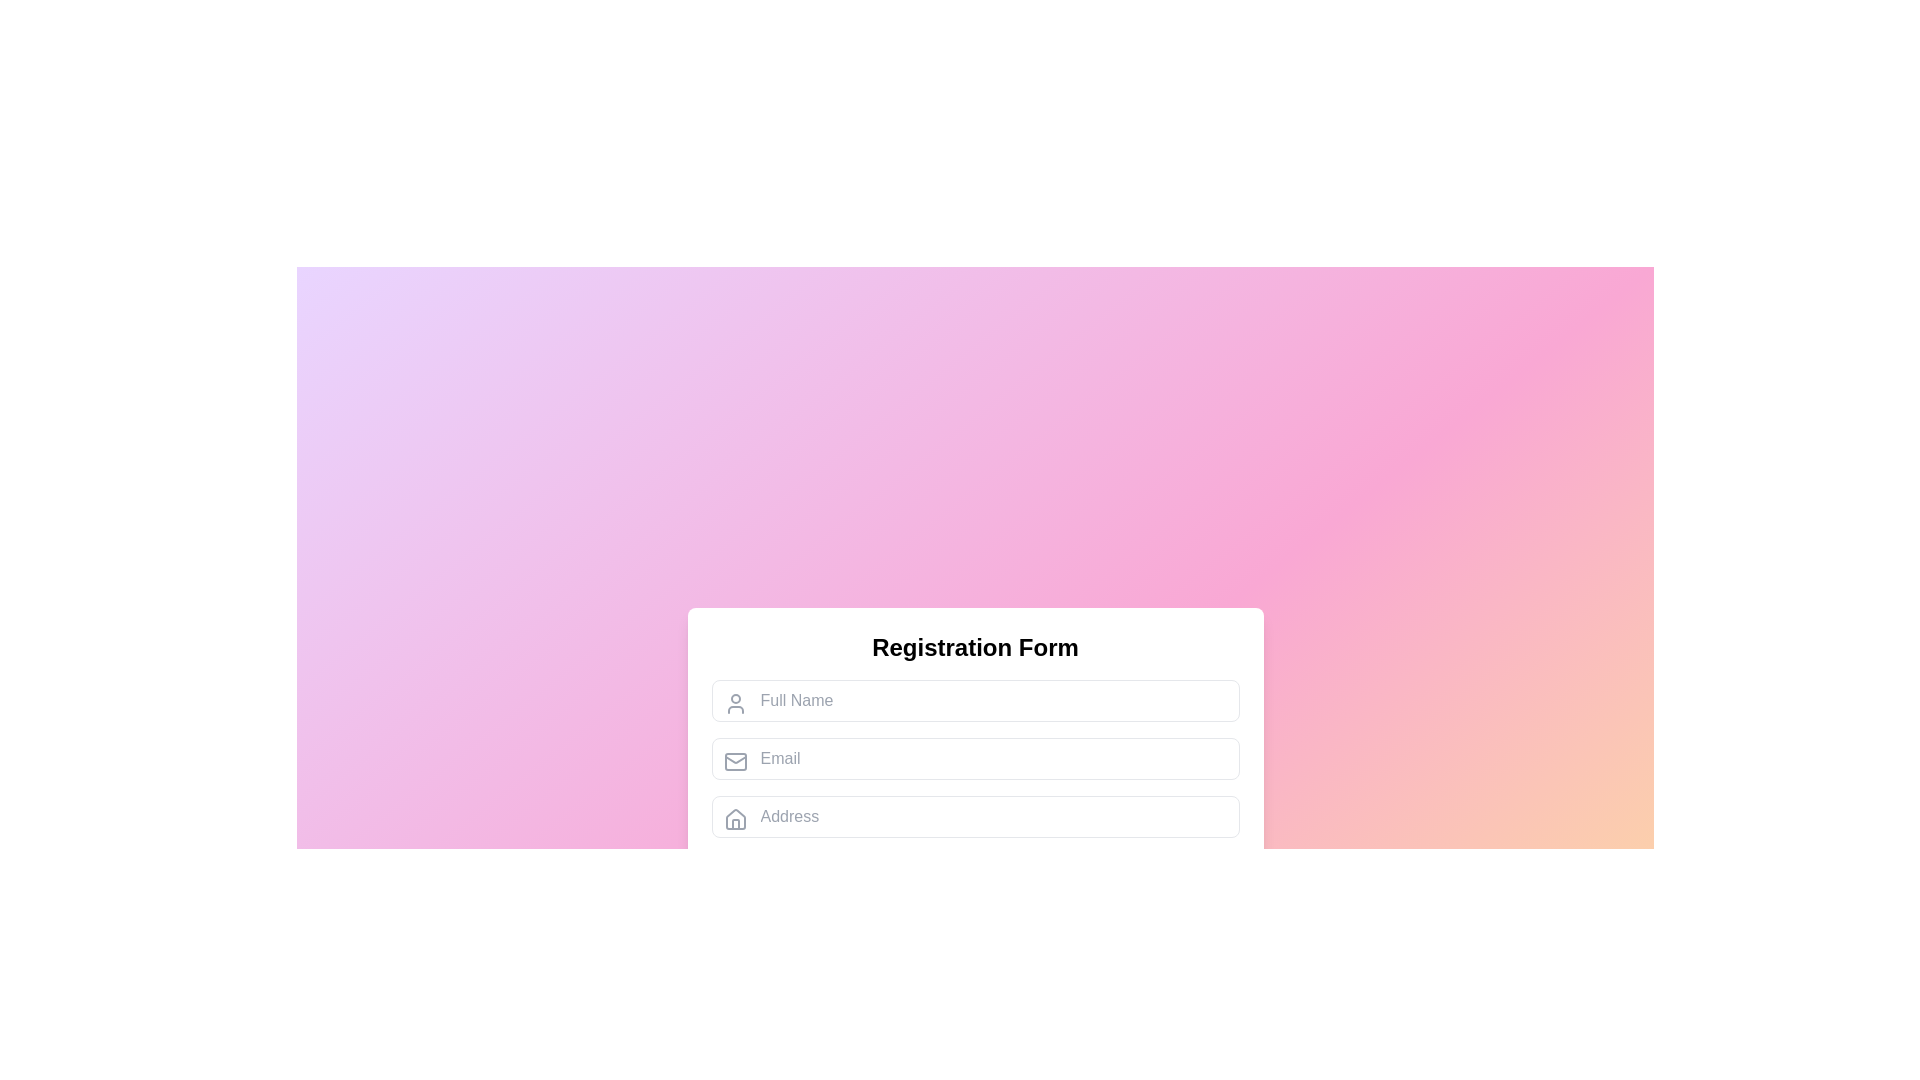 Image resolution: width=1920 pixels, height=1080 pixels. What do you see at coordinates (734, 819) in the screenshot?
I see `the decorative icon representing the address input field, located at the far-left side of the input box before the placeholder text` at bounding box center [734, 819].